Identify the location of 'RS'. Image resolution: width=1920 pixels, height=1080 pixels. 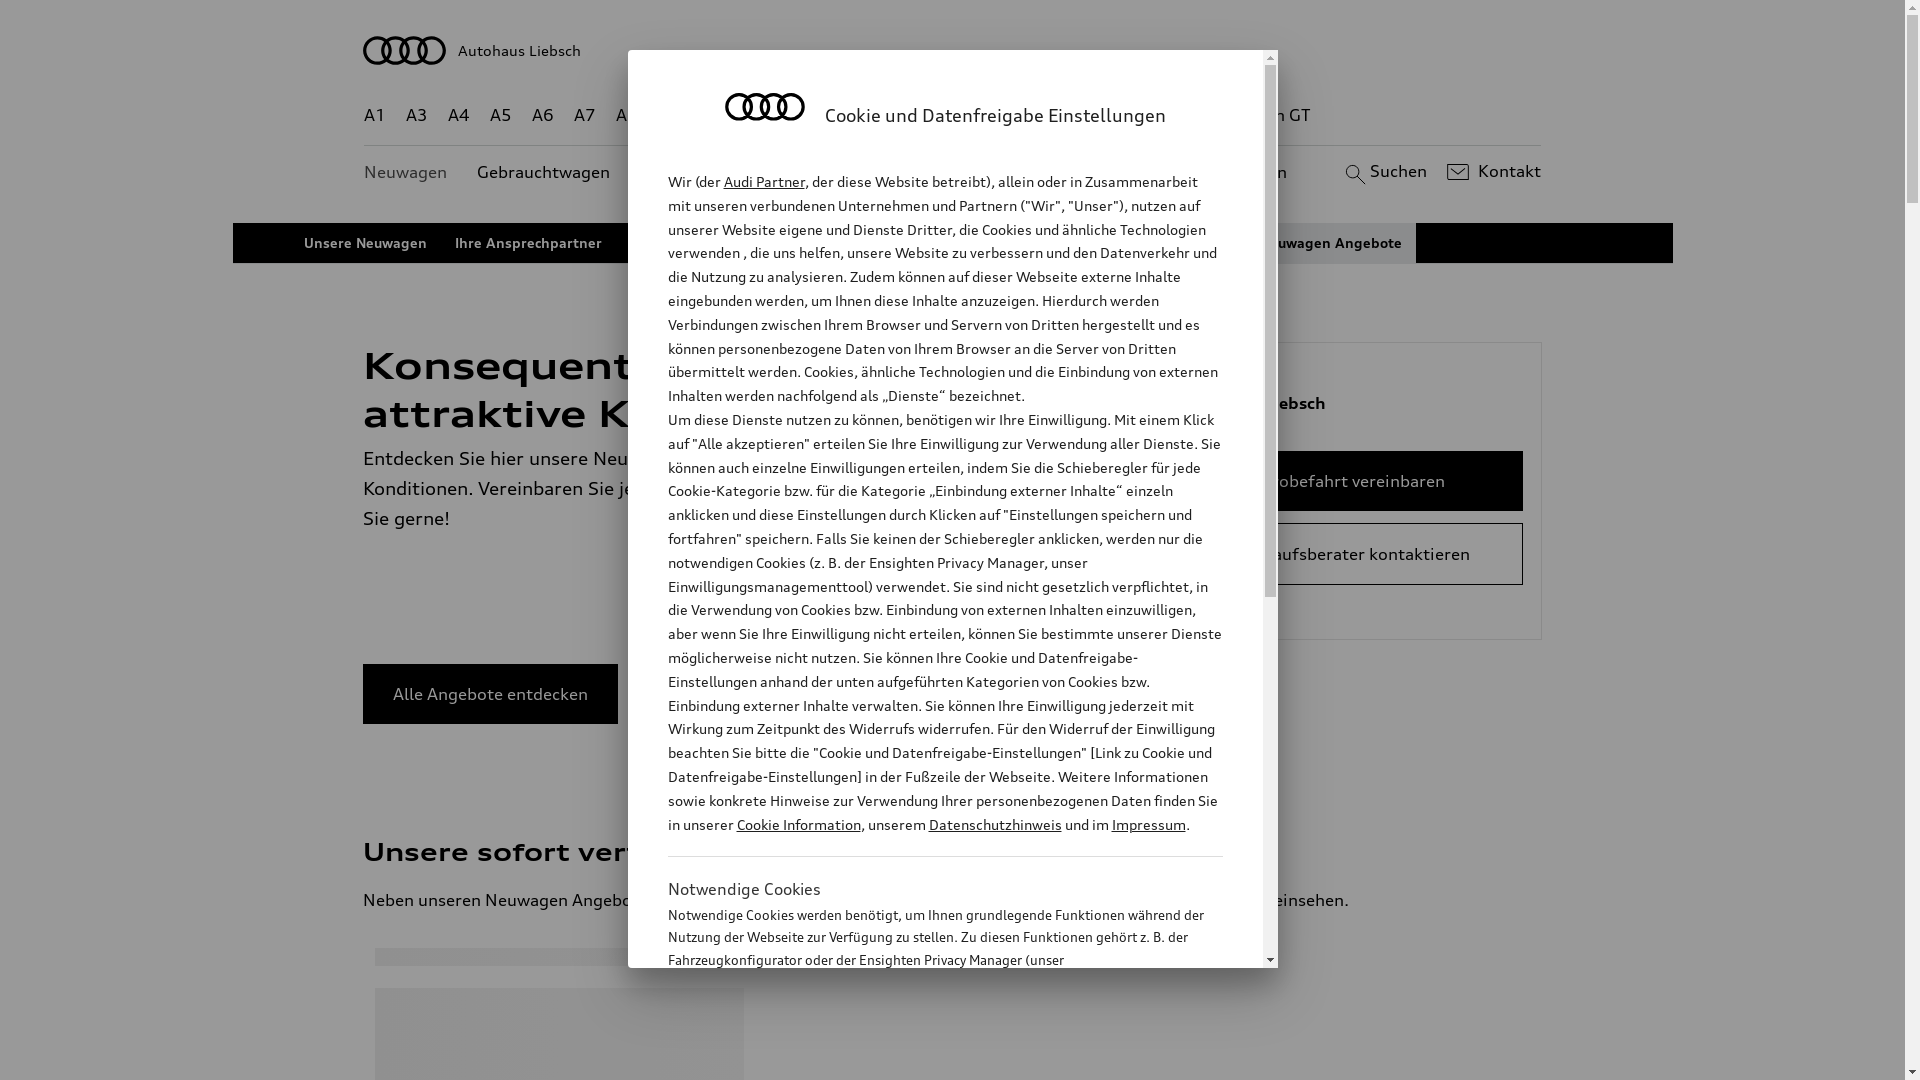
(1124, 115).